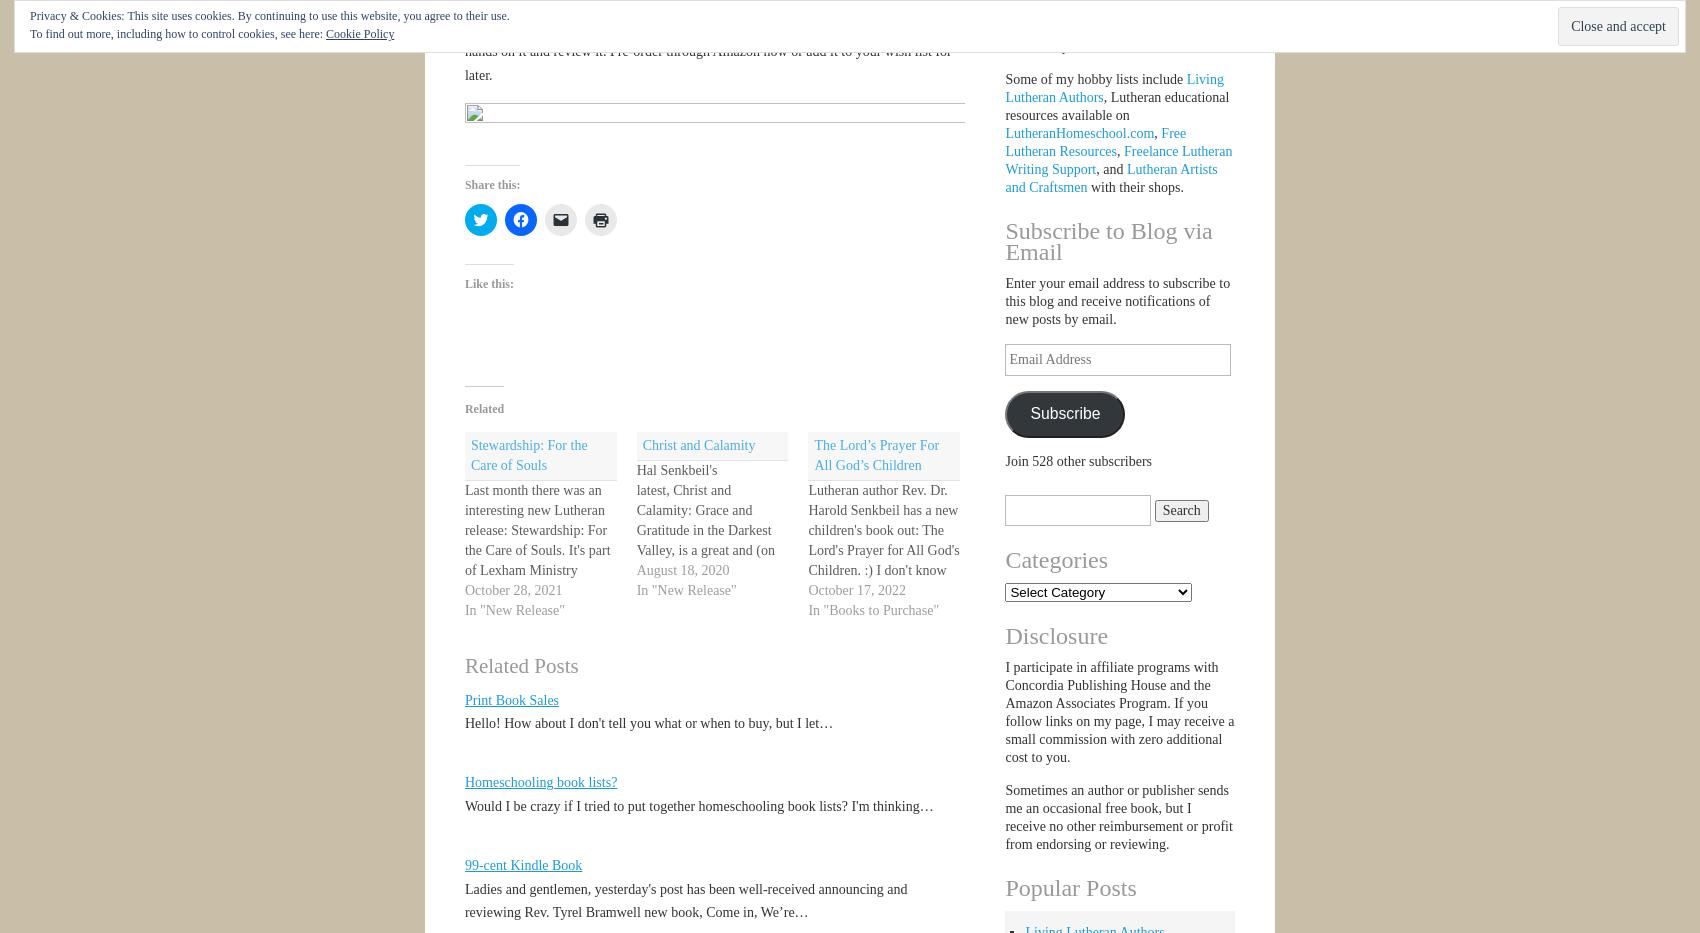 The image size is (1700, 933). Describe the element at coordinates (1110, 178) in the screenshot. I see `'Lutheran Artists and Craftsmen'` at that location.